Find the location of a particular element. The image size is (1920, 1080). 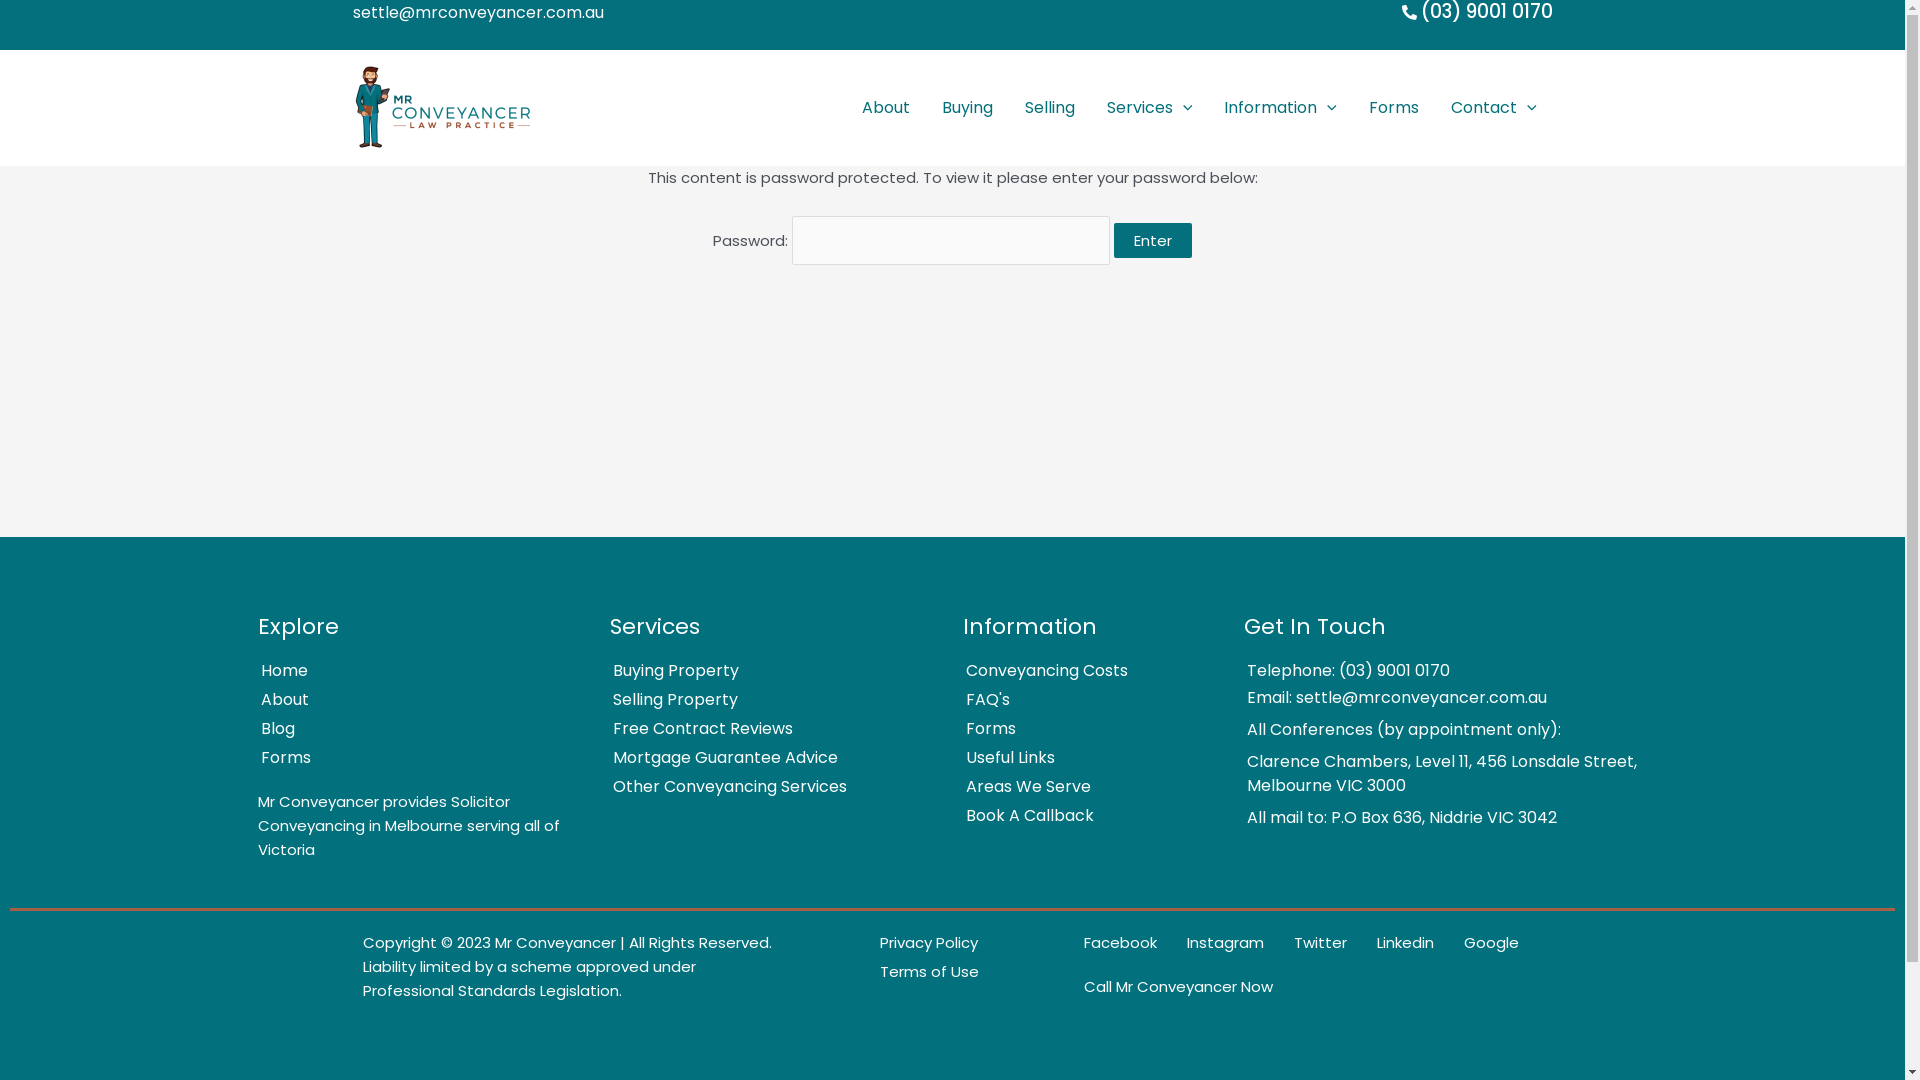

'Privacy Policy' is located at coordinates (772, 942).